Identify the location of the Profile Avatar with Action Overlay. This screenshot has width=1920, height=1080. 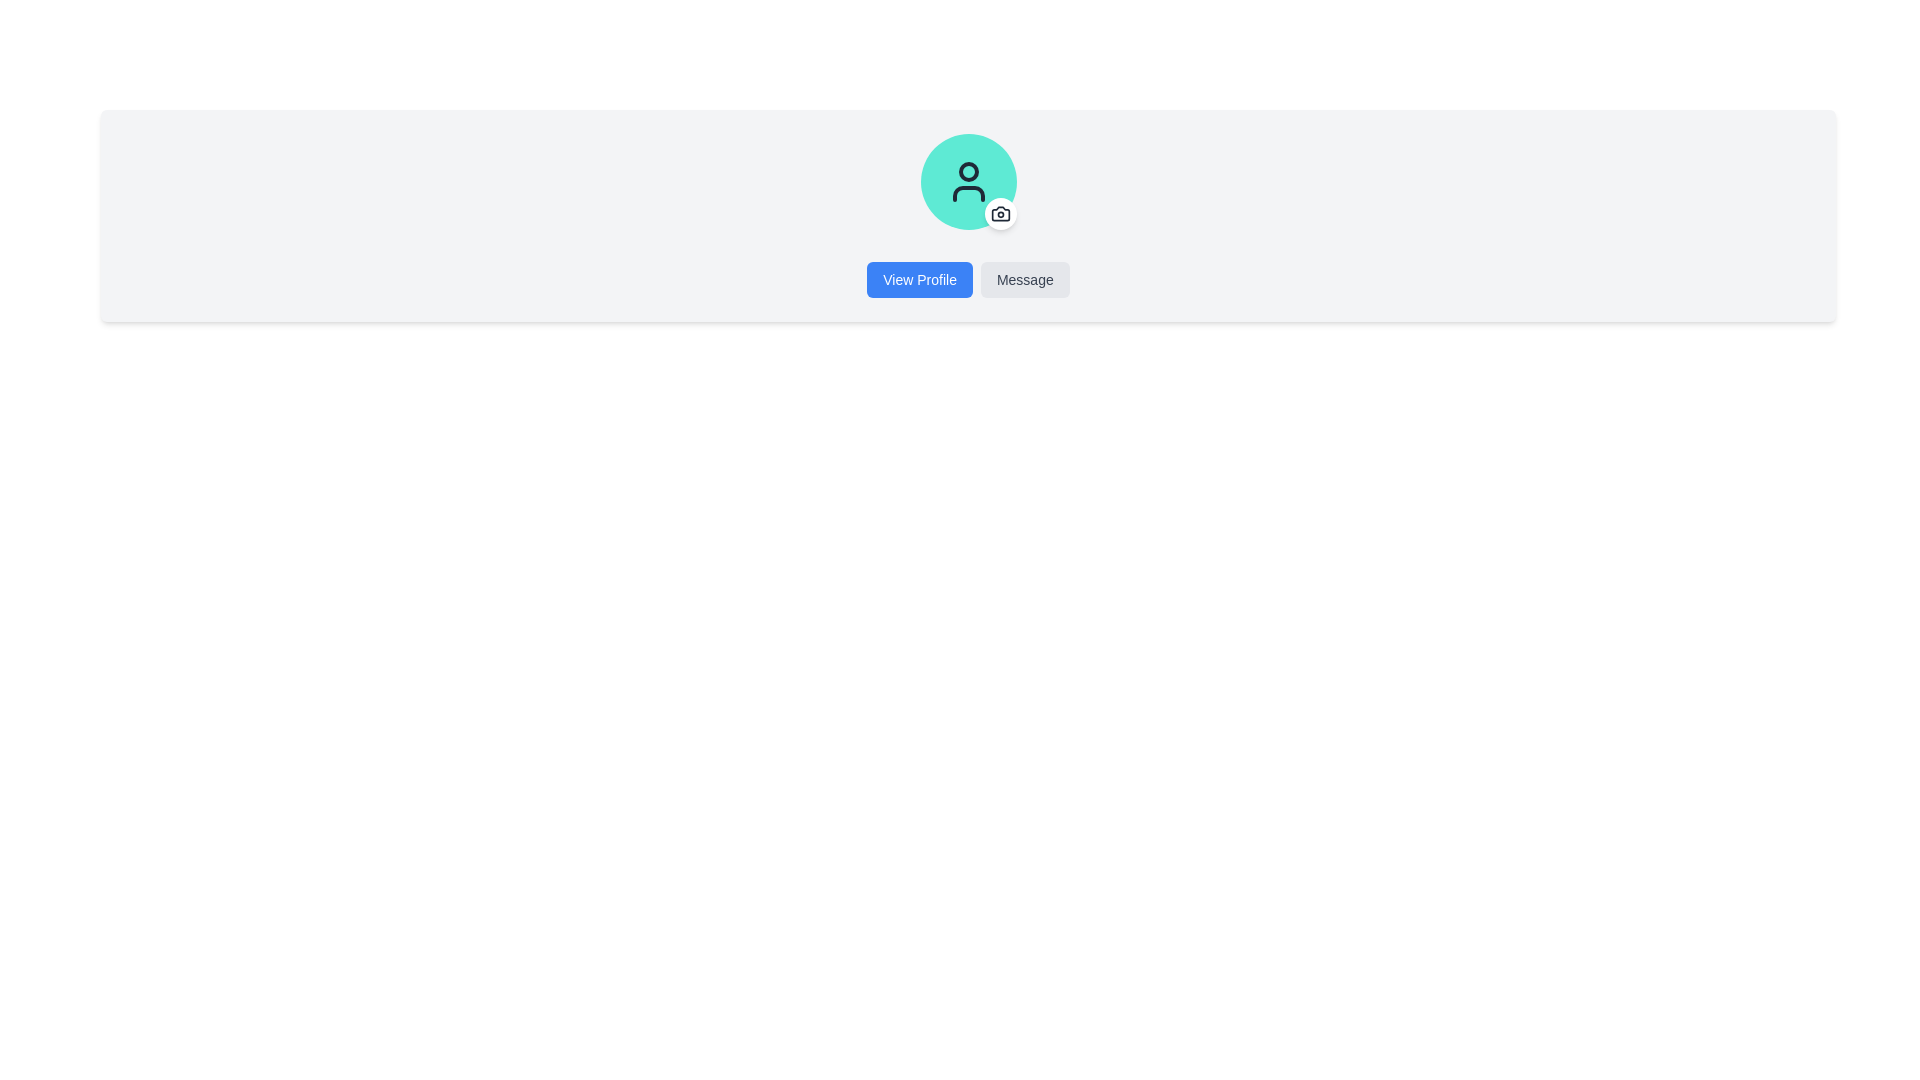
(968, 181).